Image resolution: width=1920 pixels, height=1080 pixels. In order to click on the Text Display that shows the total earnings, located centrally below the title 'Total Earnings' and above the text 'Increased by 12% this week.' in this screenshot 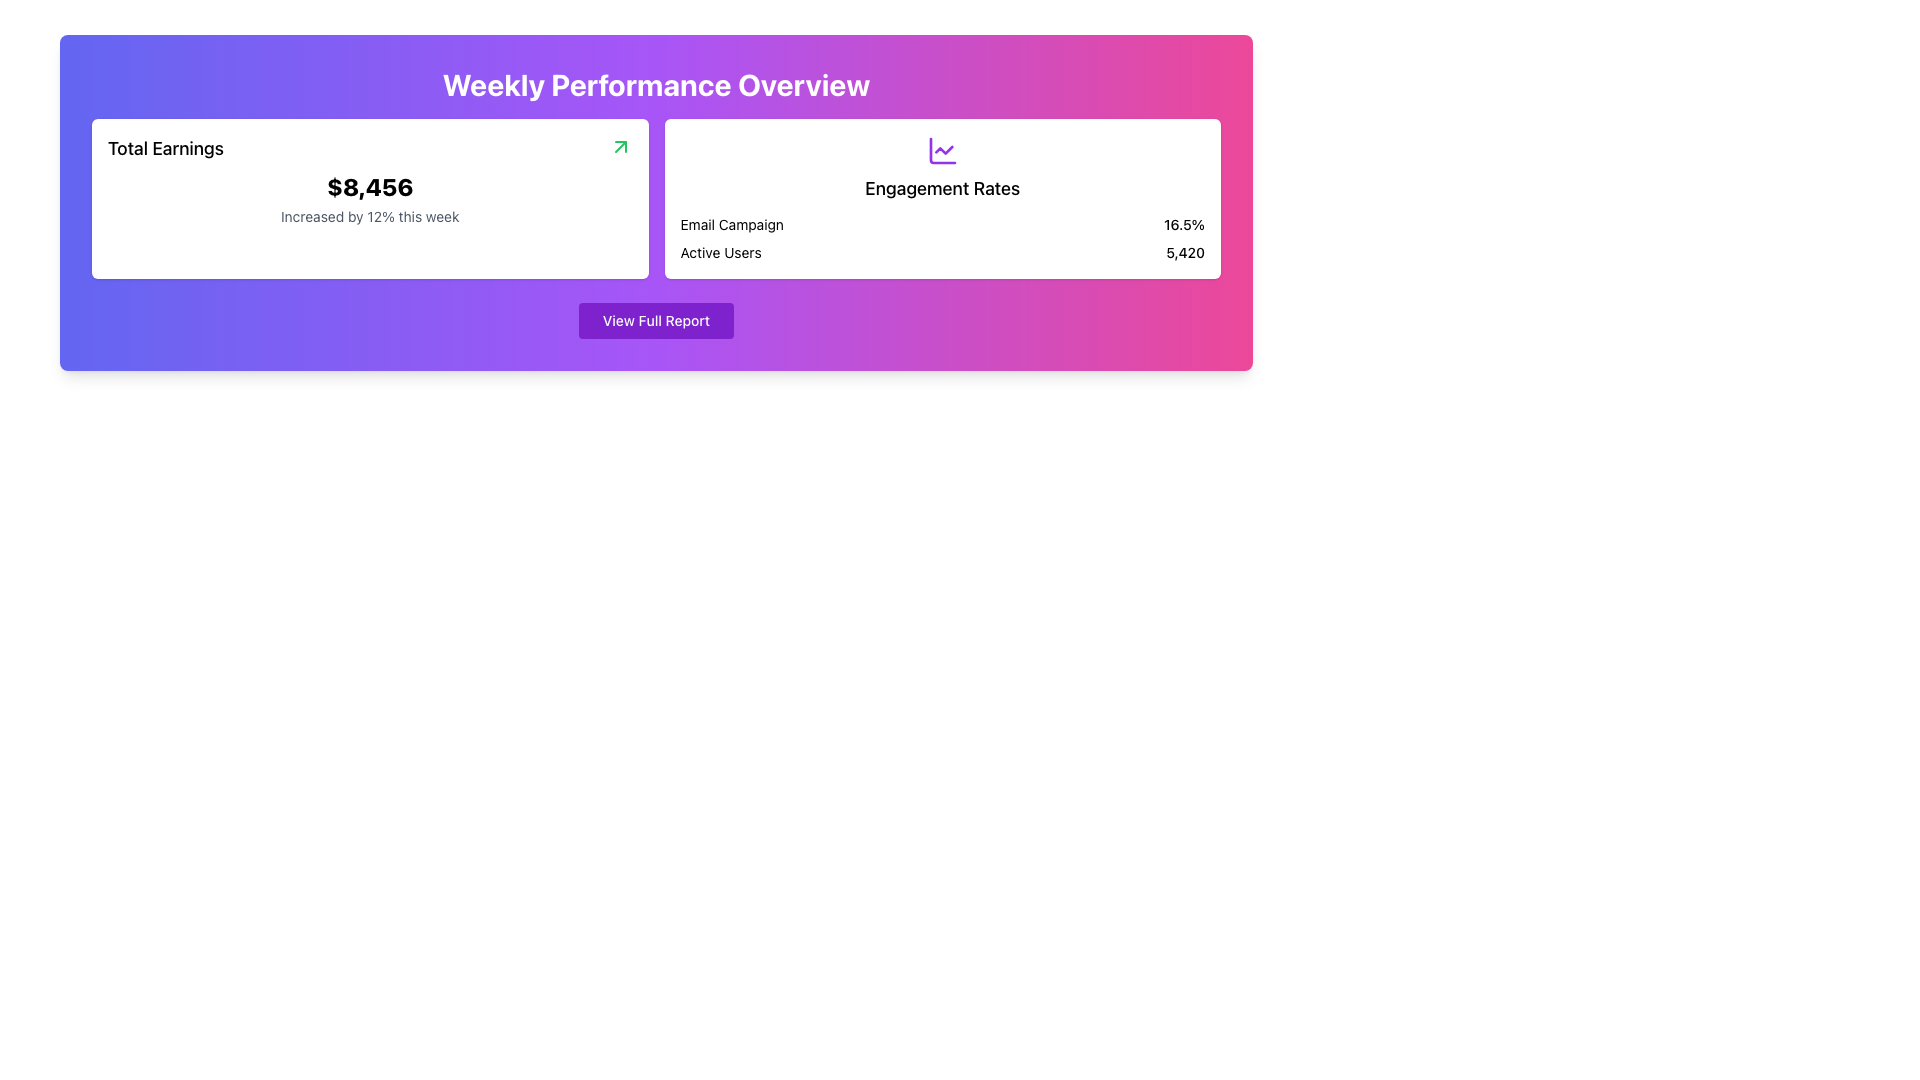, I will do `click(370, 186)`.